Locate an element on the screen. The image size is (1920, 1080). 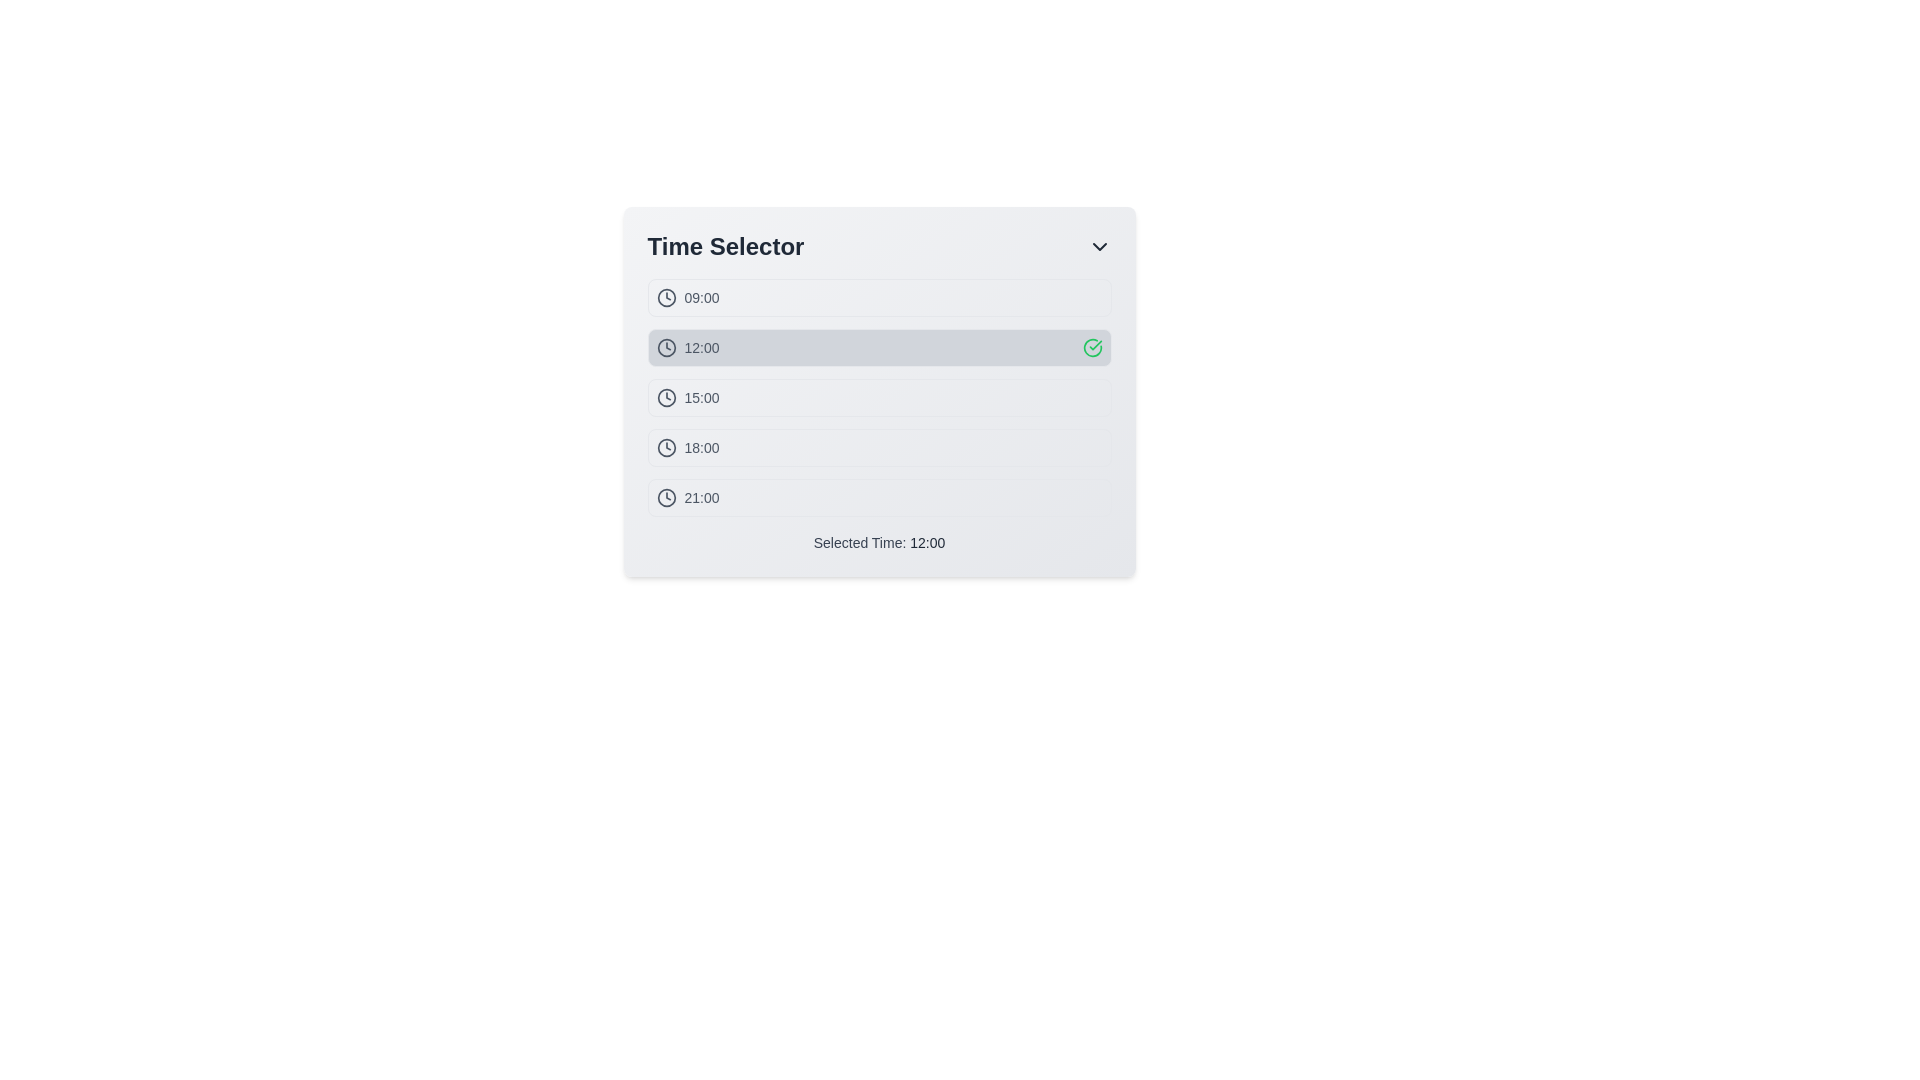
the time option icon representing '12:00' is located at coordinates (666, 346).